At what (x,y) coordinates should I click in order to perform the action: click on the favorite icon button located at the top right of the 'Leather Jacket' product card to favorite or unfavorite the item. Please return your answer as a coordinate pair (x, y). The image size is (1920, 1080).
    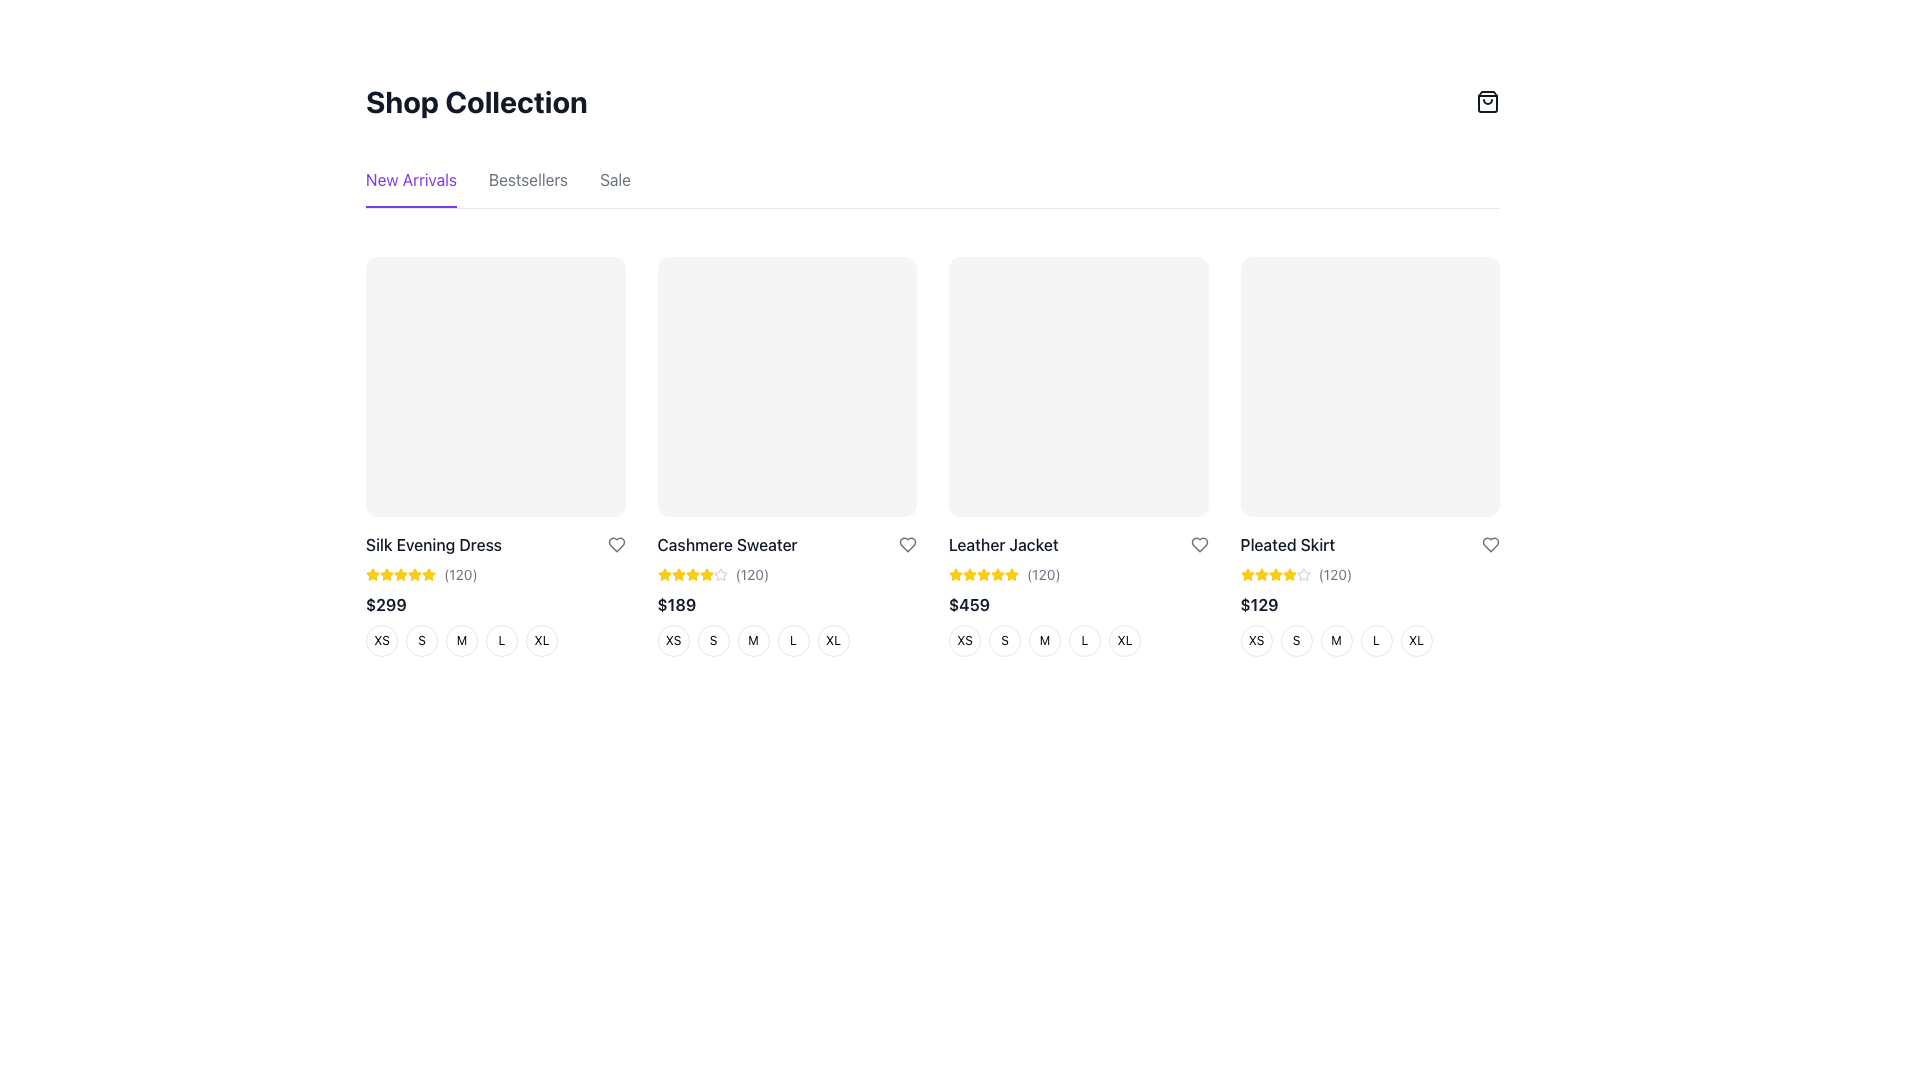
    Looking at the image, I should click on (1199, 544).